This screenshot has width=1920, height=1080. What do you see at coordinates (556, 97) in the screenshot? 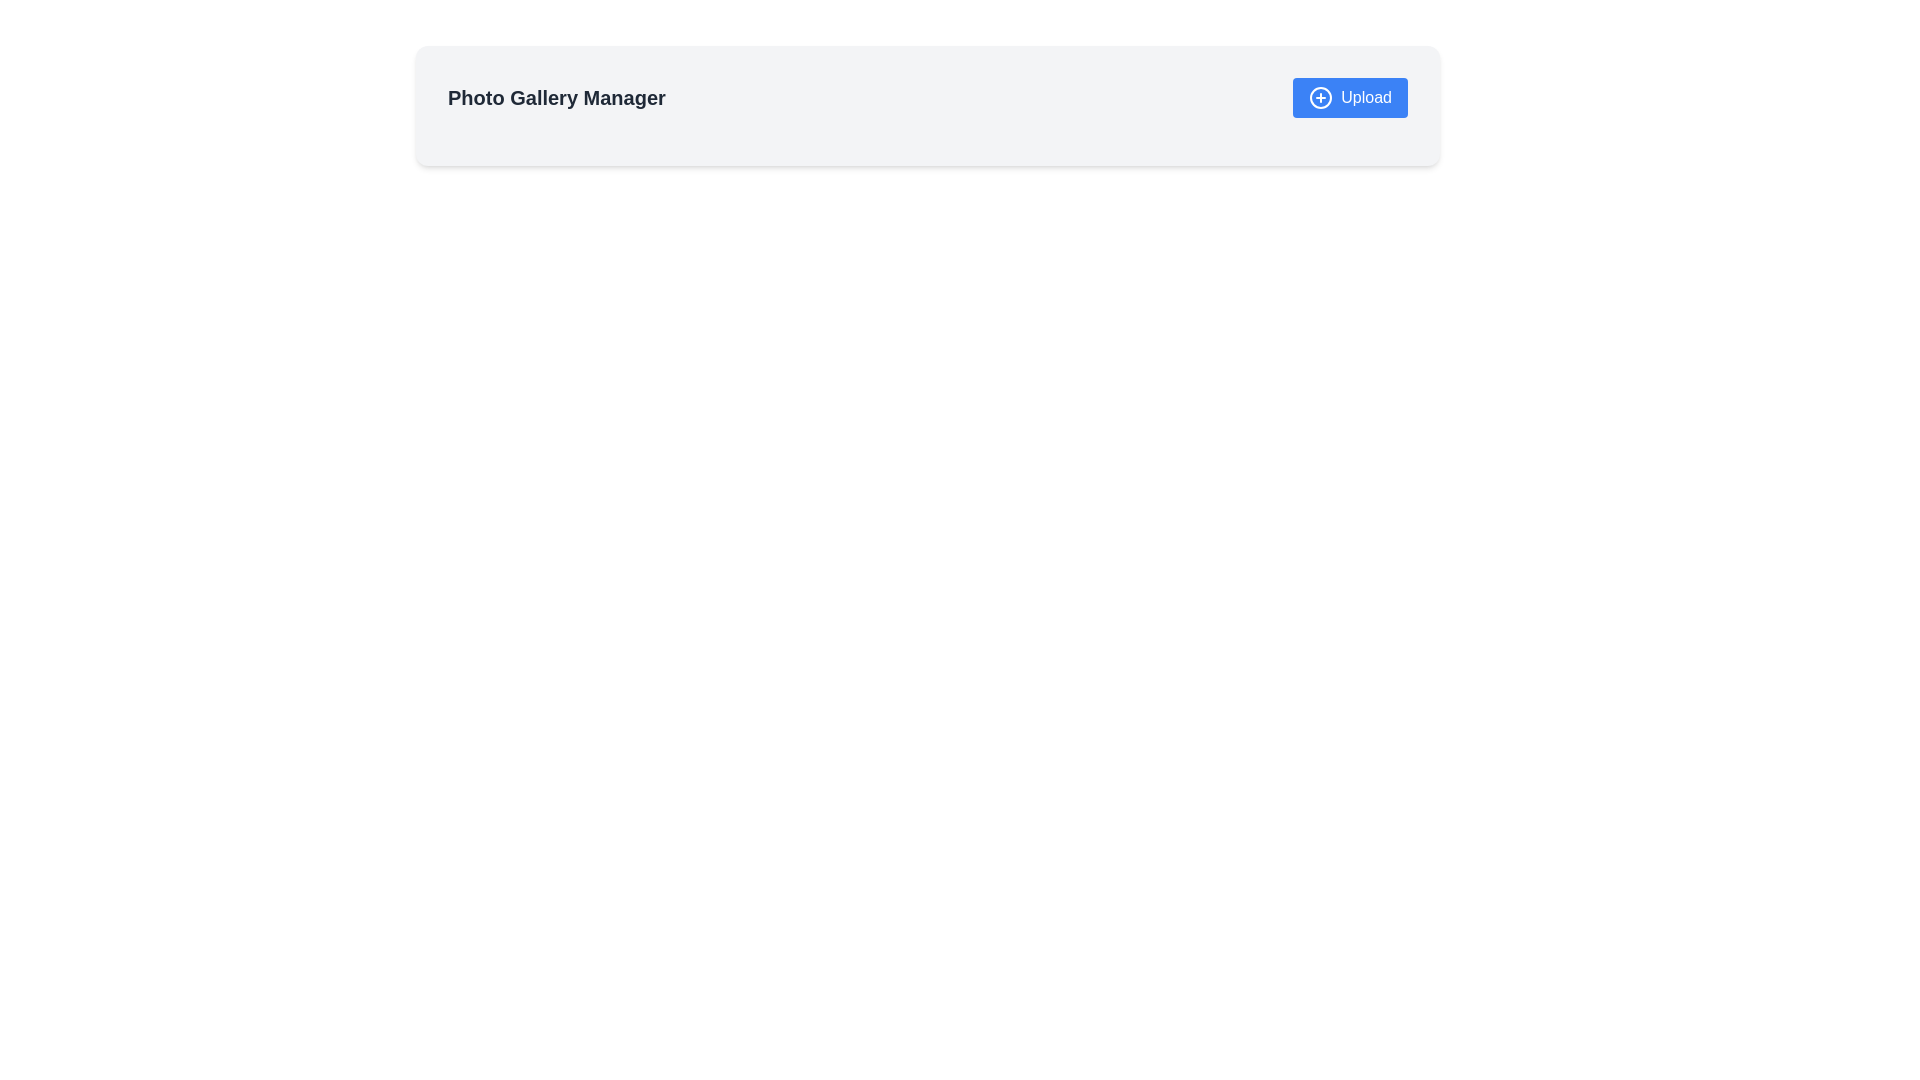
I see `the text label displaying 'Photo Gallery Manager' which is bold and dark gray, located on the left side of the header` at bounding box center [556, 97].